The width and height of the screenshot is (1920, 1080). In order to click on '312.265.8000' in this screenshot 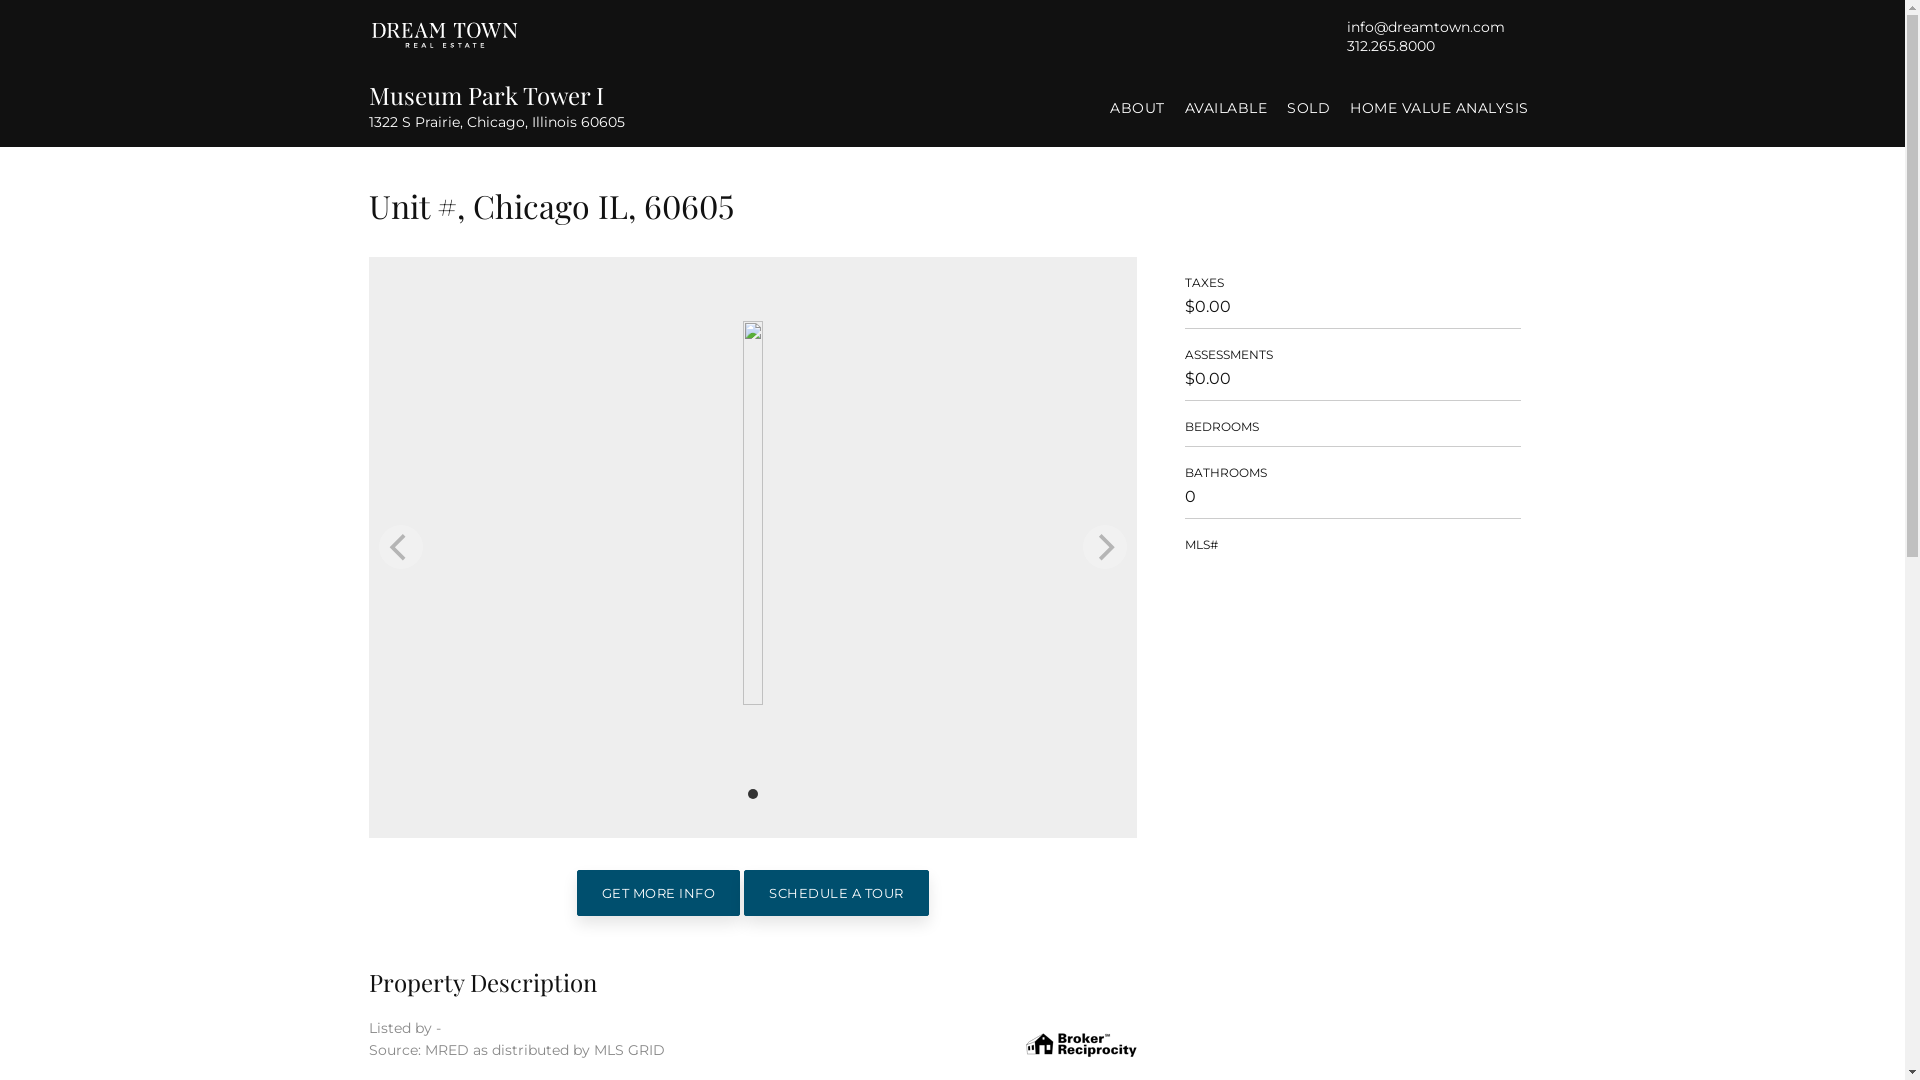, I will do `click(1345, 45)`.